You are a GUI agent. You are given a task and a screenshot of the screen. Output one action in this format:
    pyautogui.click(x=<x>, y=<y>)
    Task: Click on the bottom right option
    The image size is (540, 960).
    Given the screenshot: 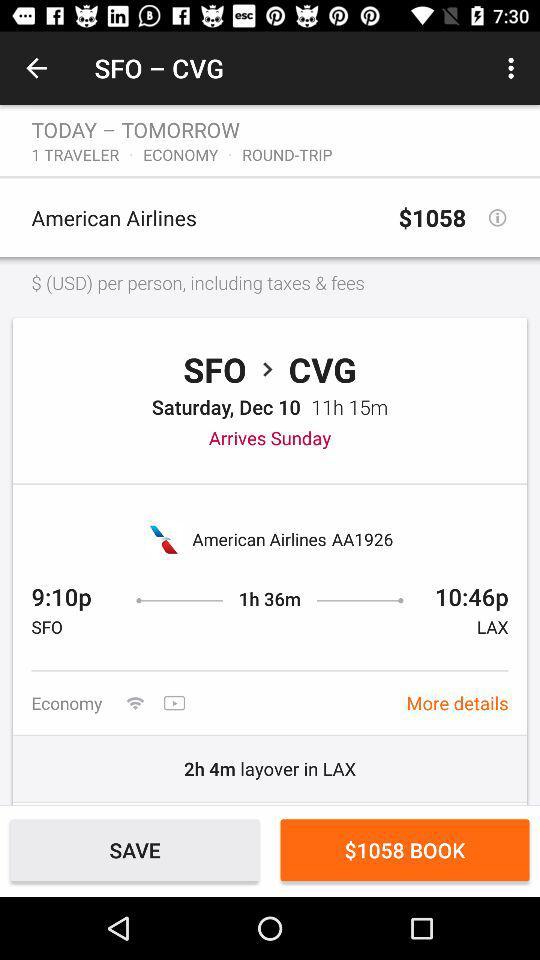 What is the action you would take?
    pyautogui.click(x=405, y=848)
    